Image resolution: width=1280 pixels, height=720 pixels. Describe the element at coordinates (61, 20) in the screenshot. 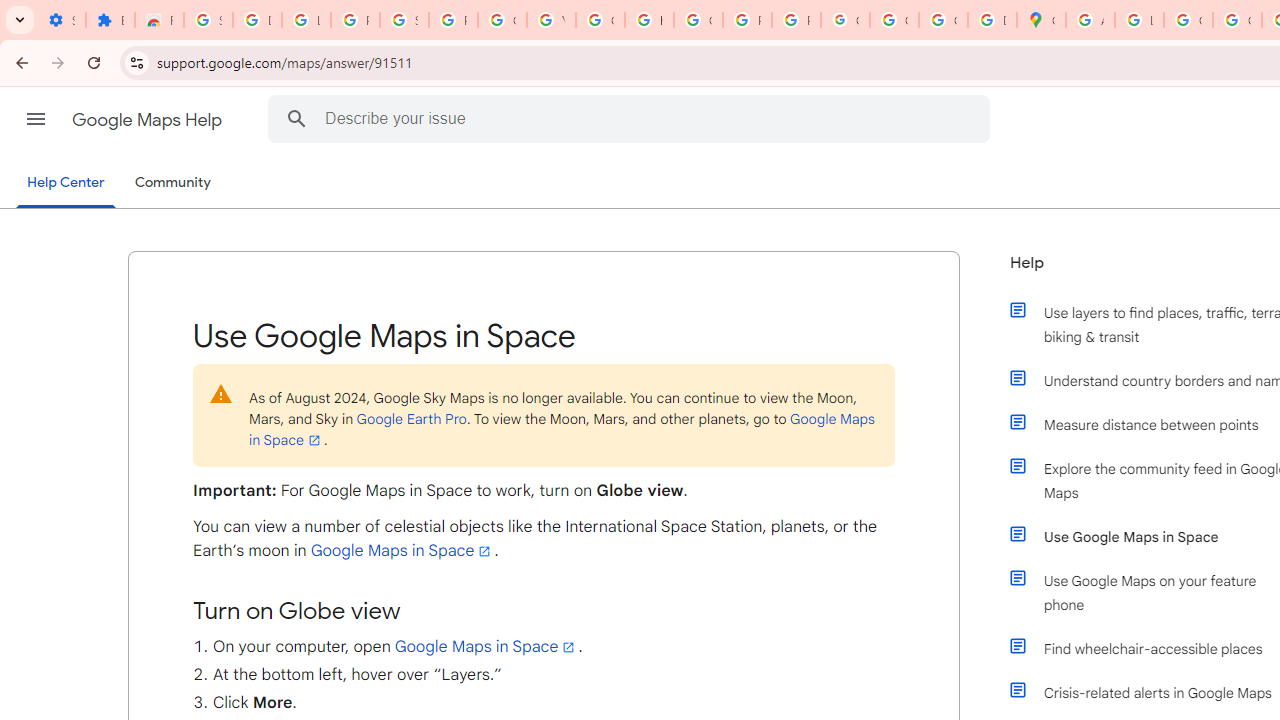

I see `'Settings - On startup'` at that location.